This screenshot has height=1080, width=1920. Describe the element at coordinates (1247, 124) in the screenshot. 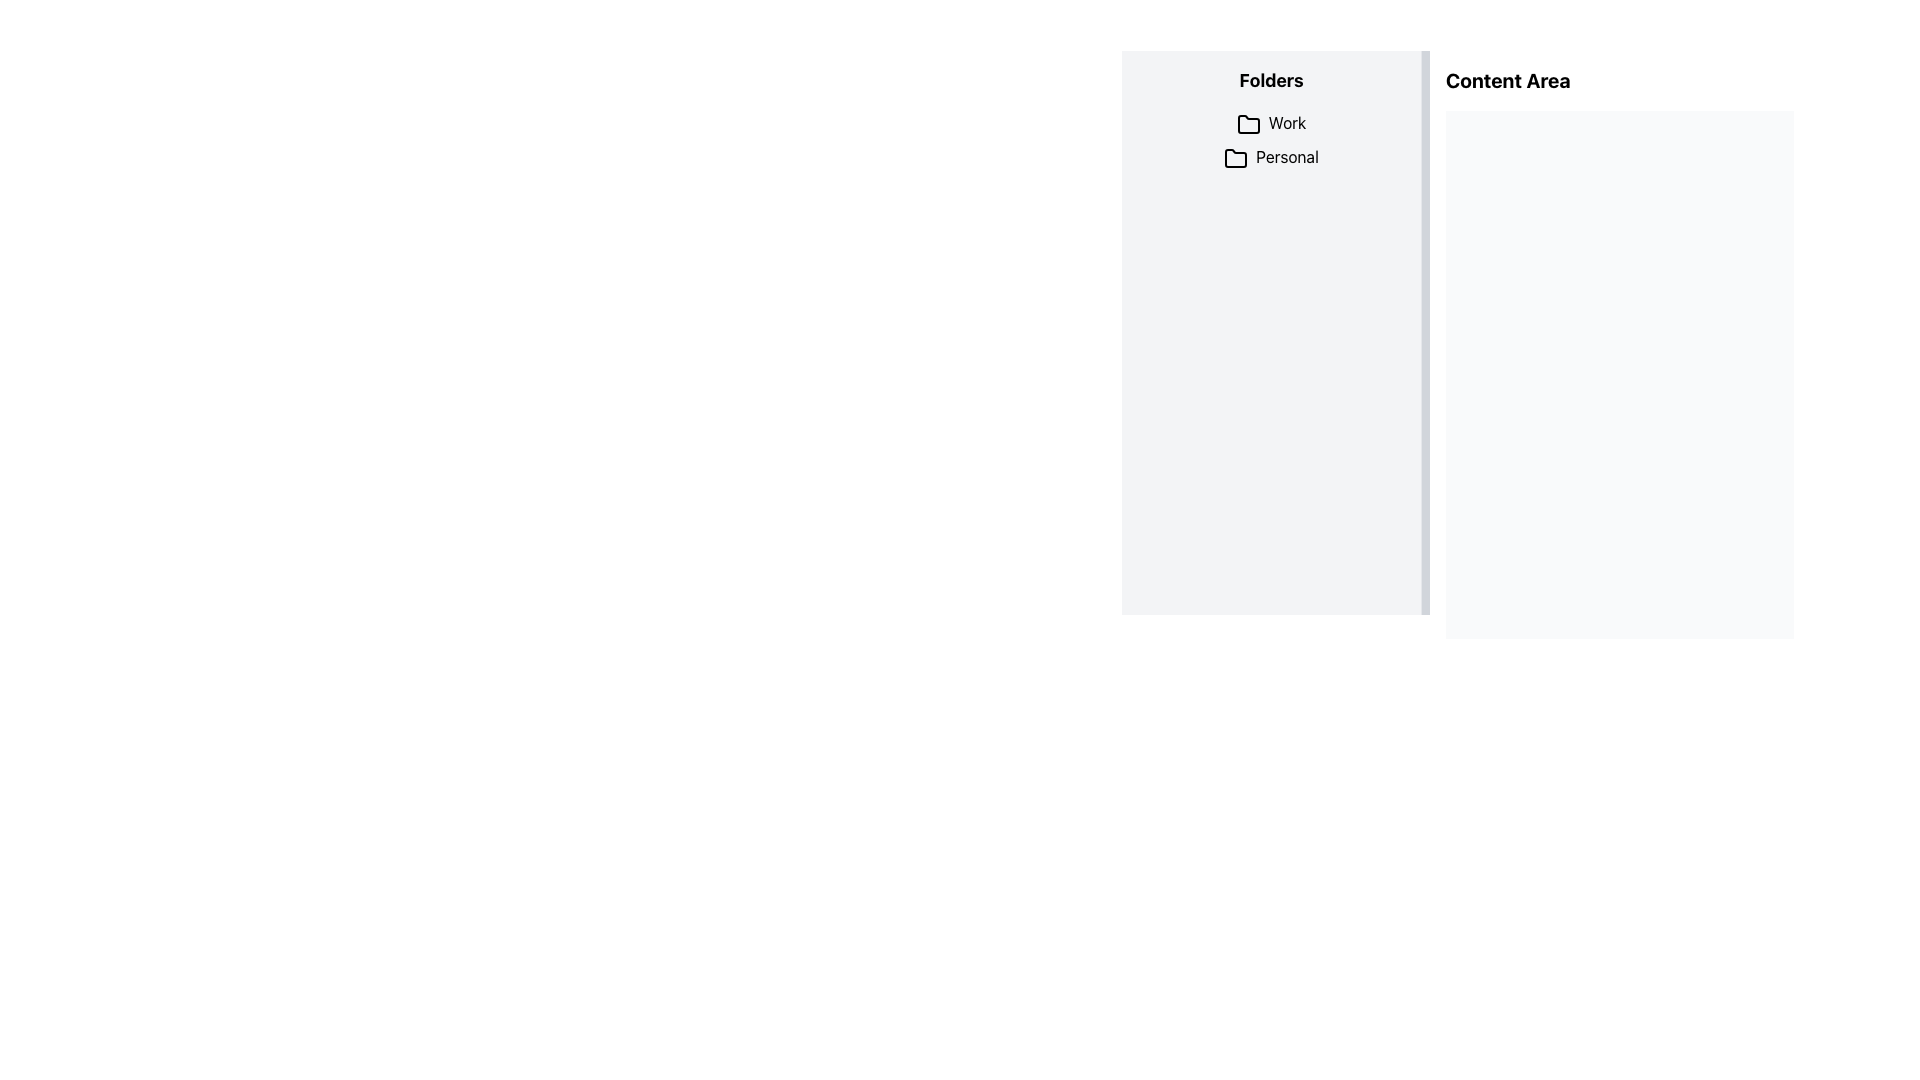

I see `the folder icon representing 'Work'` at that location.